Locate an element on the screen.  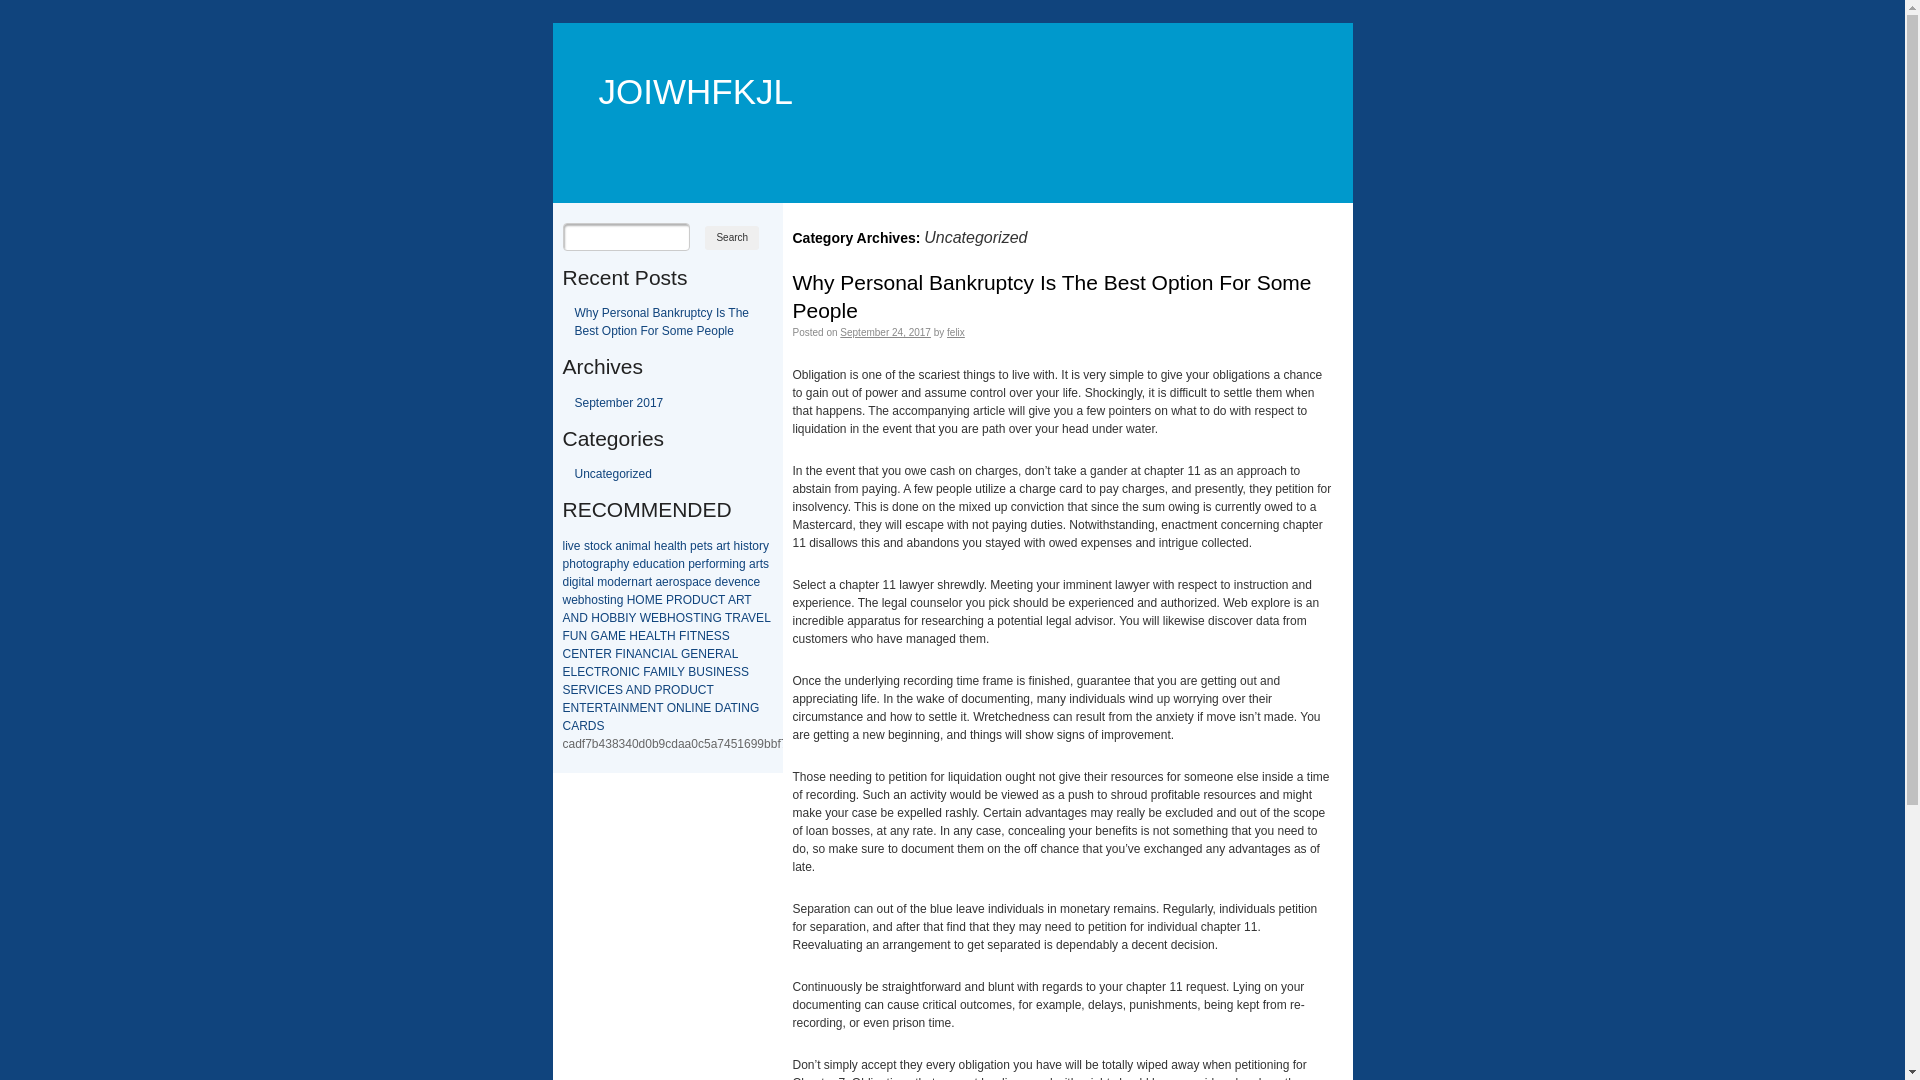
'N' is located at coordinates (629, 654).